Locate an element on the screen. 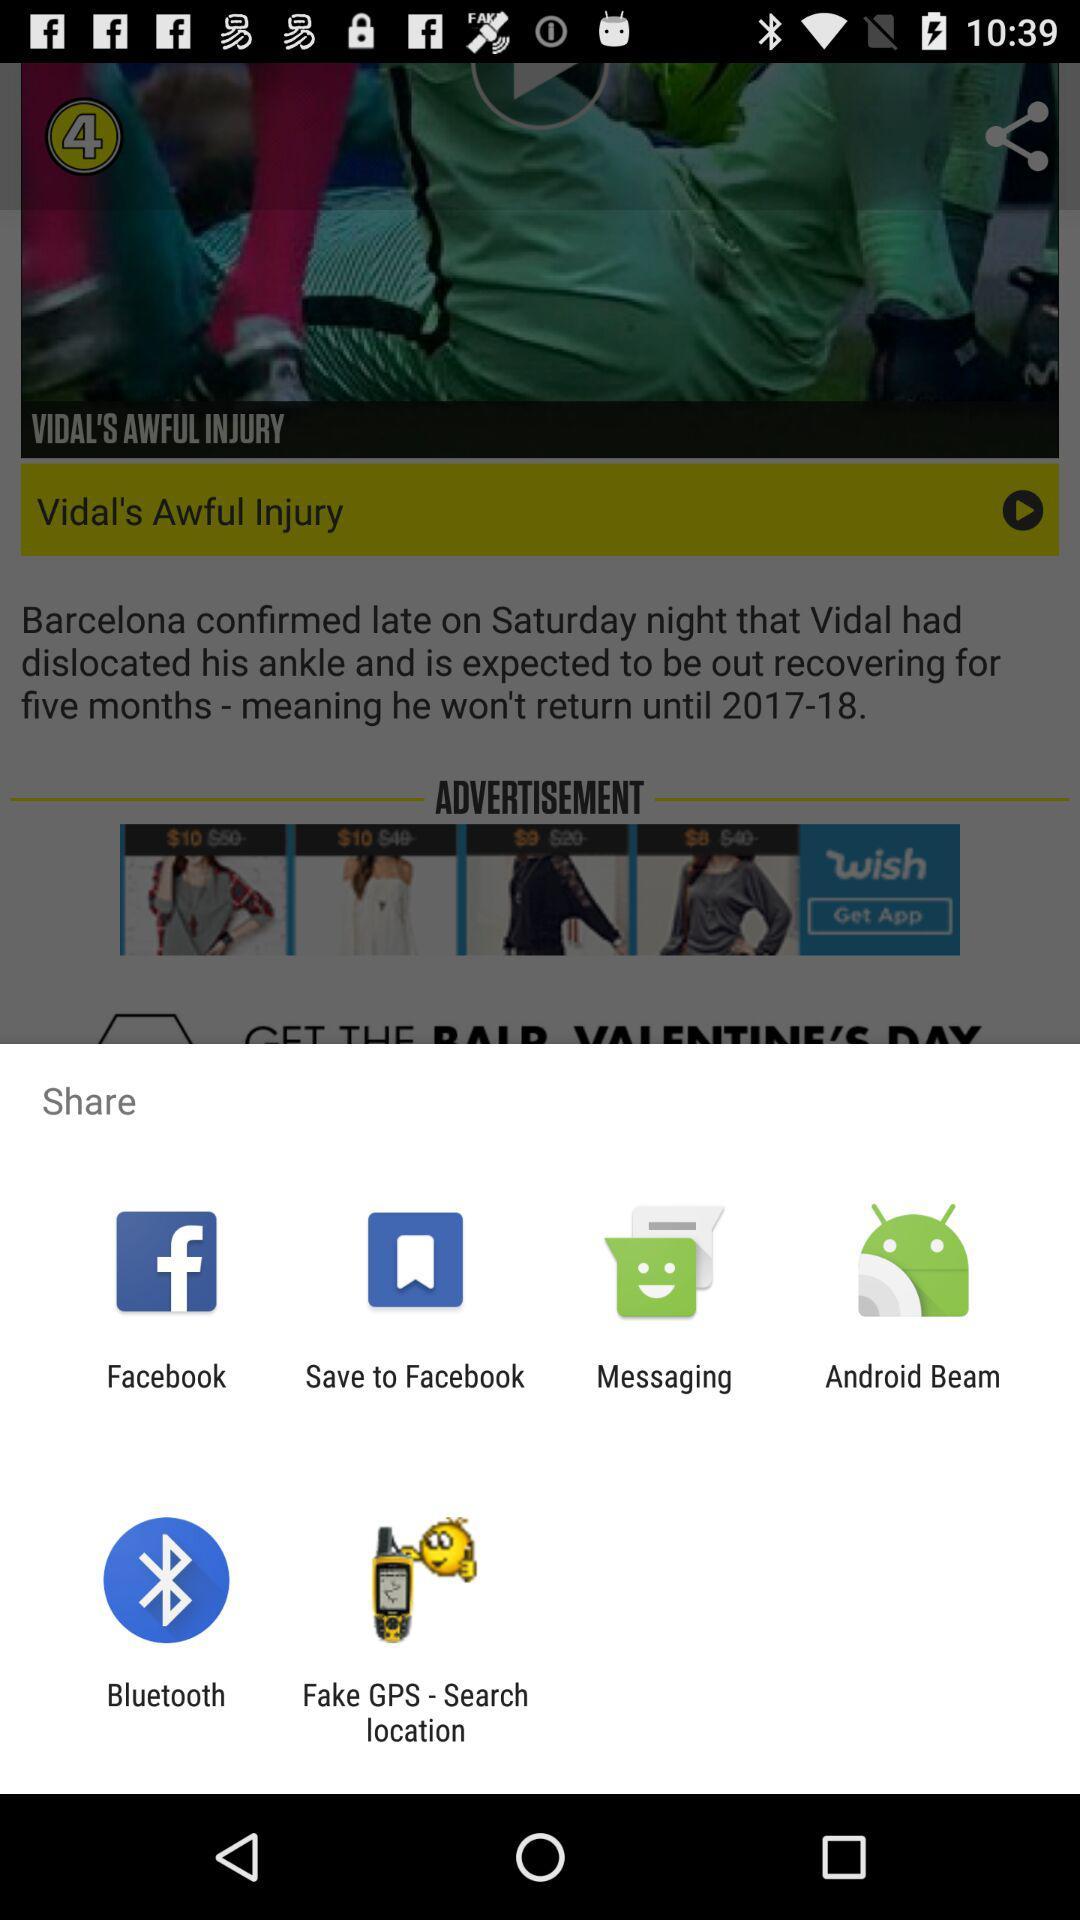 The image size is (1080, 1920). item next to save to facebook icon is located at coordinates (664, 1392).